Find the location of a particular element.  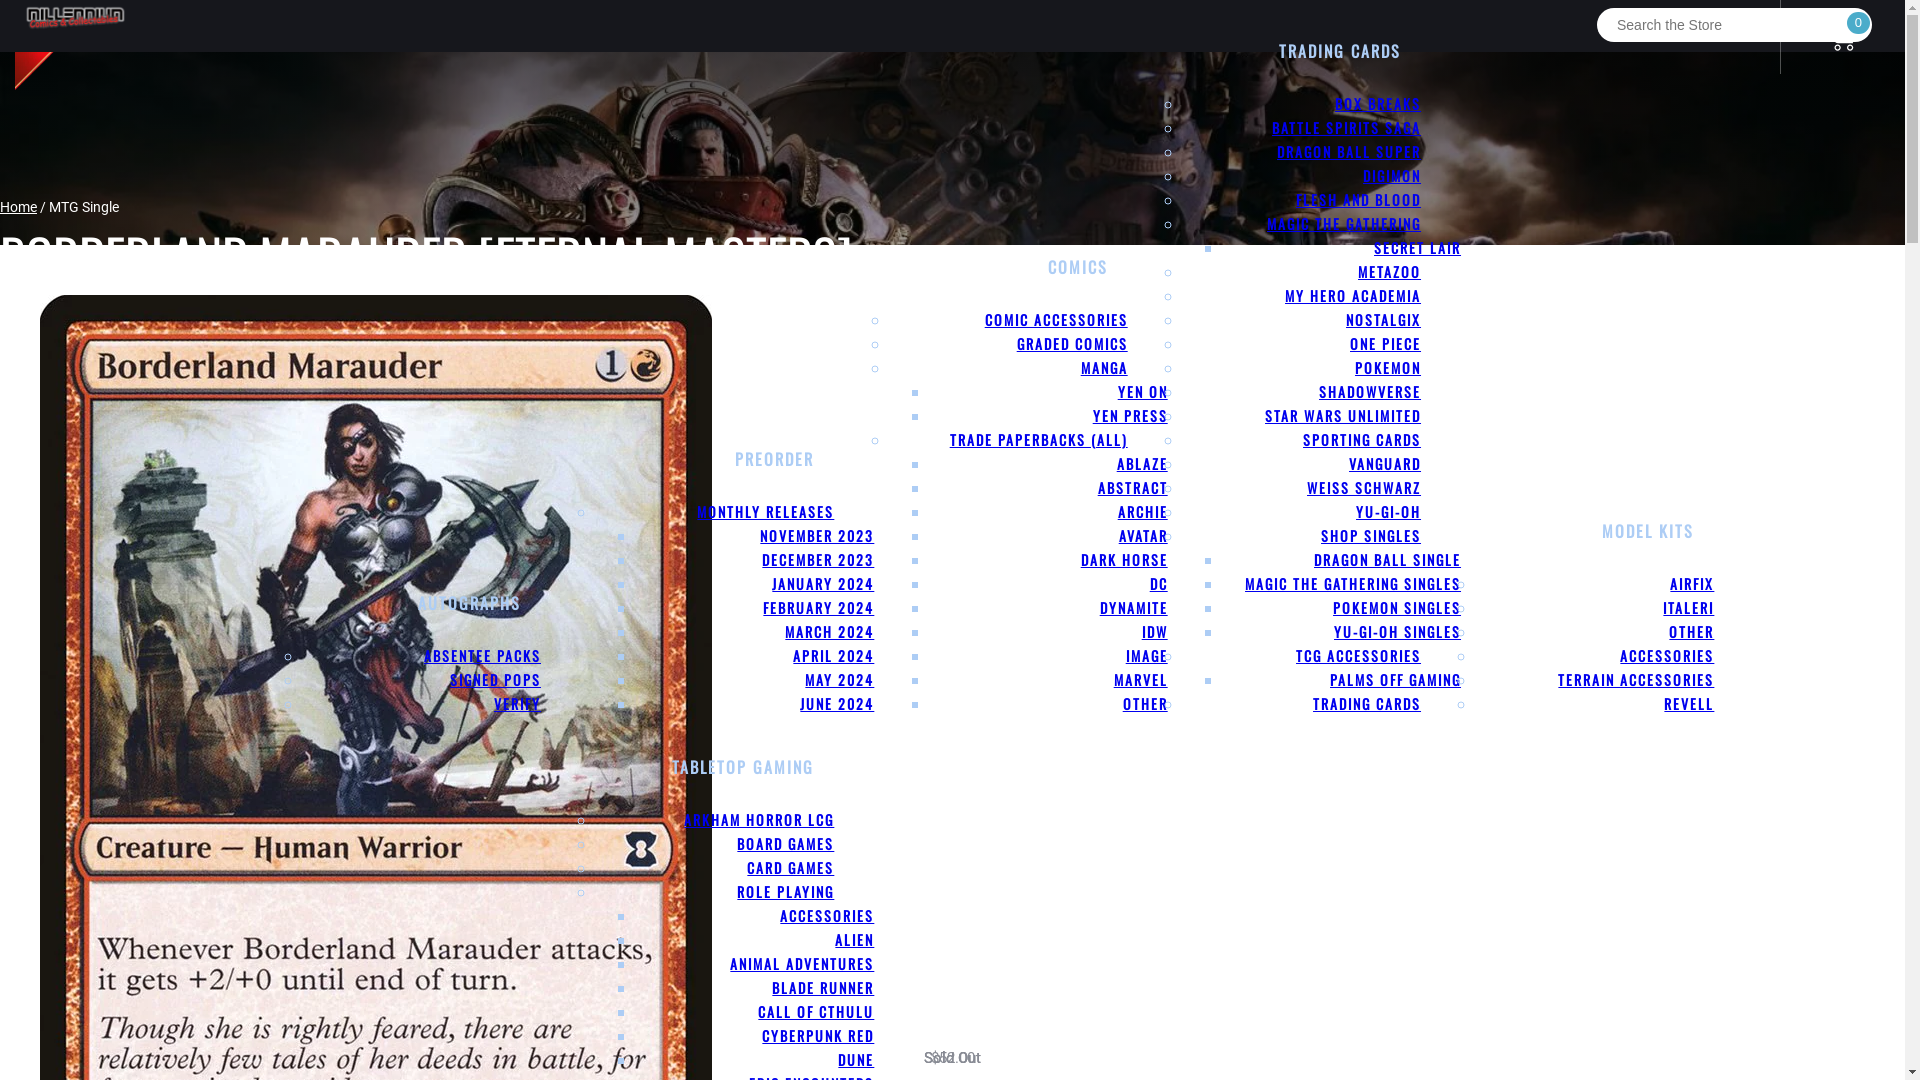

'Home' is located at coordinates (18, 207).